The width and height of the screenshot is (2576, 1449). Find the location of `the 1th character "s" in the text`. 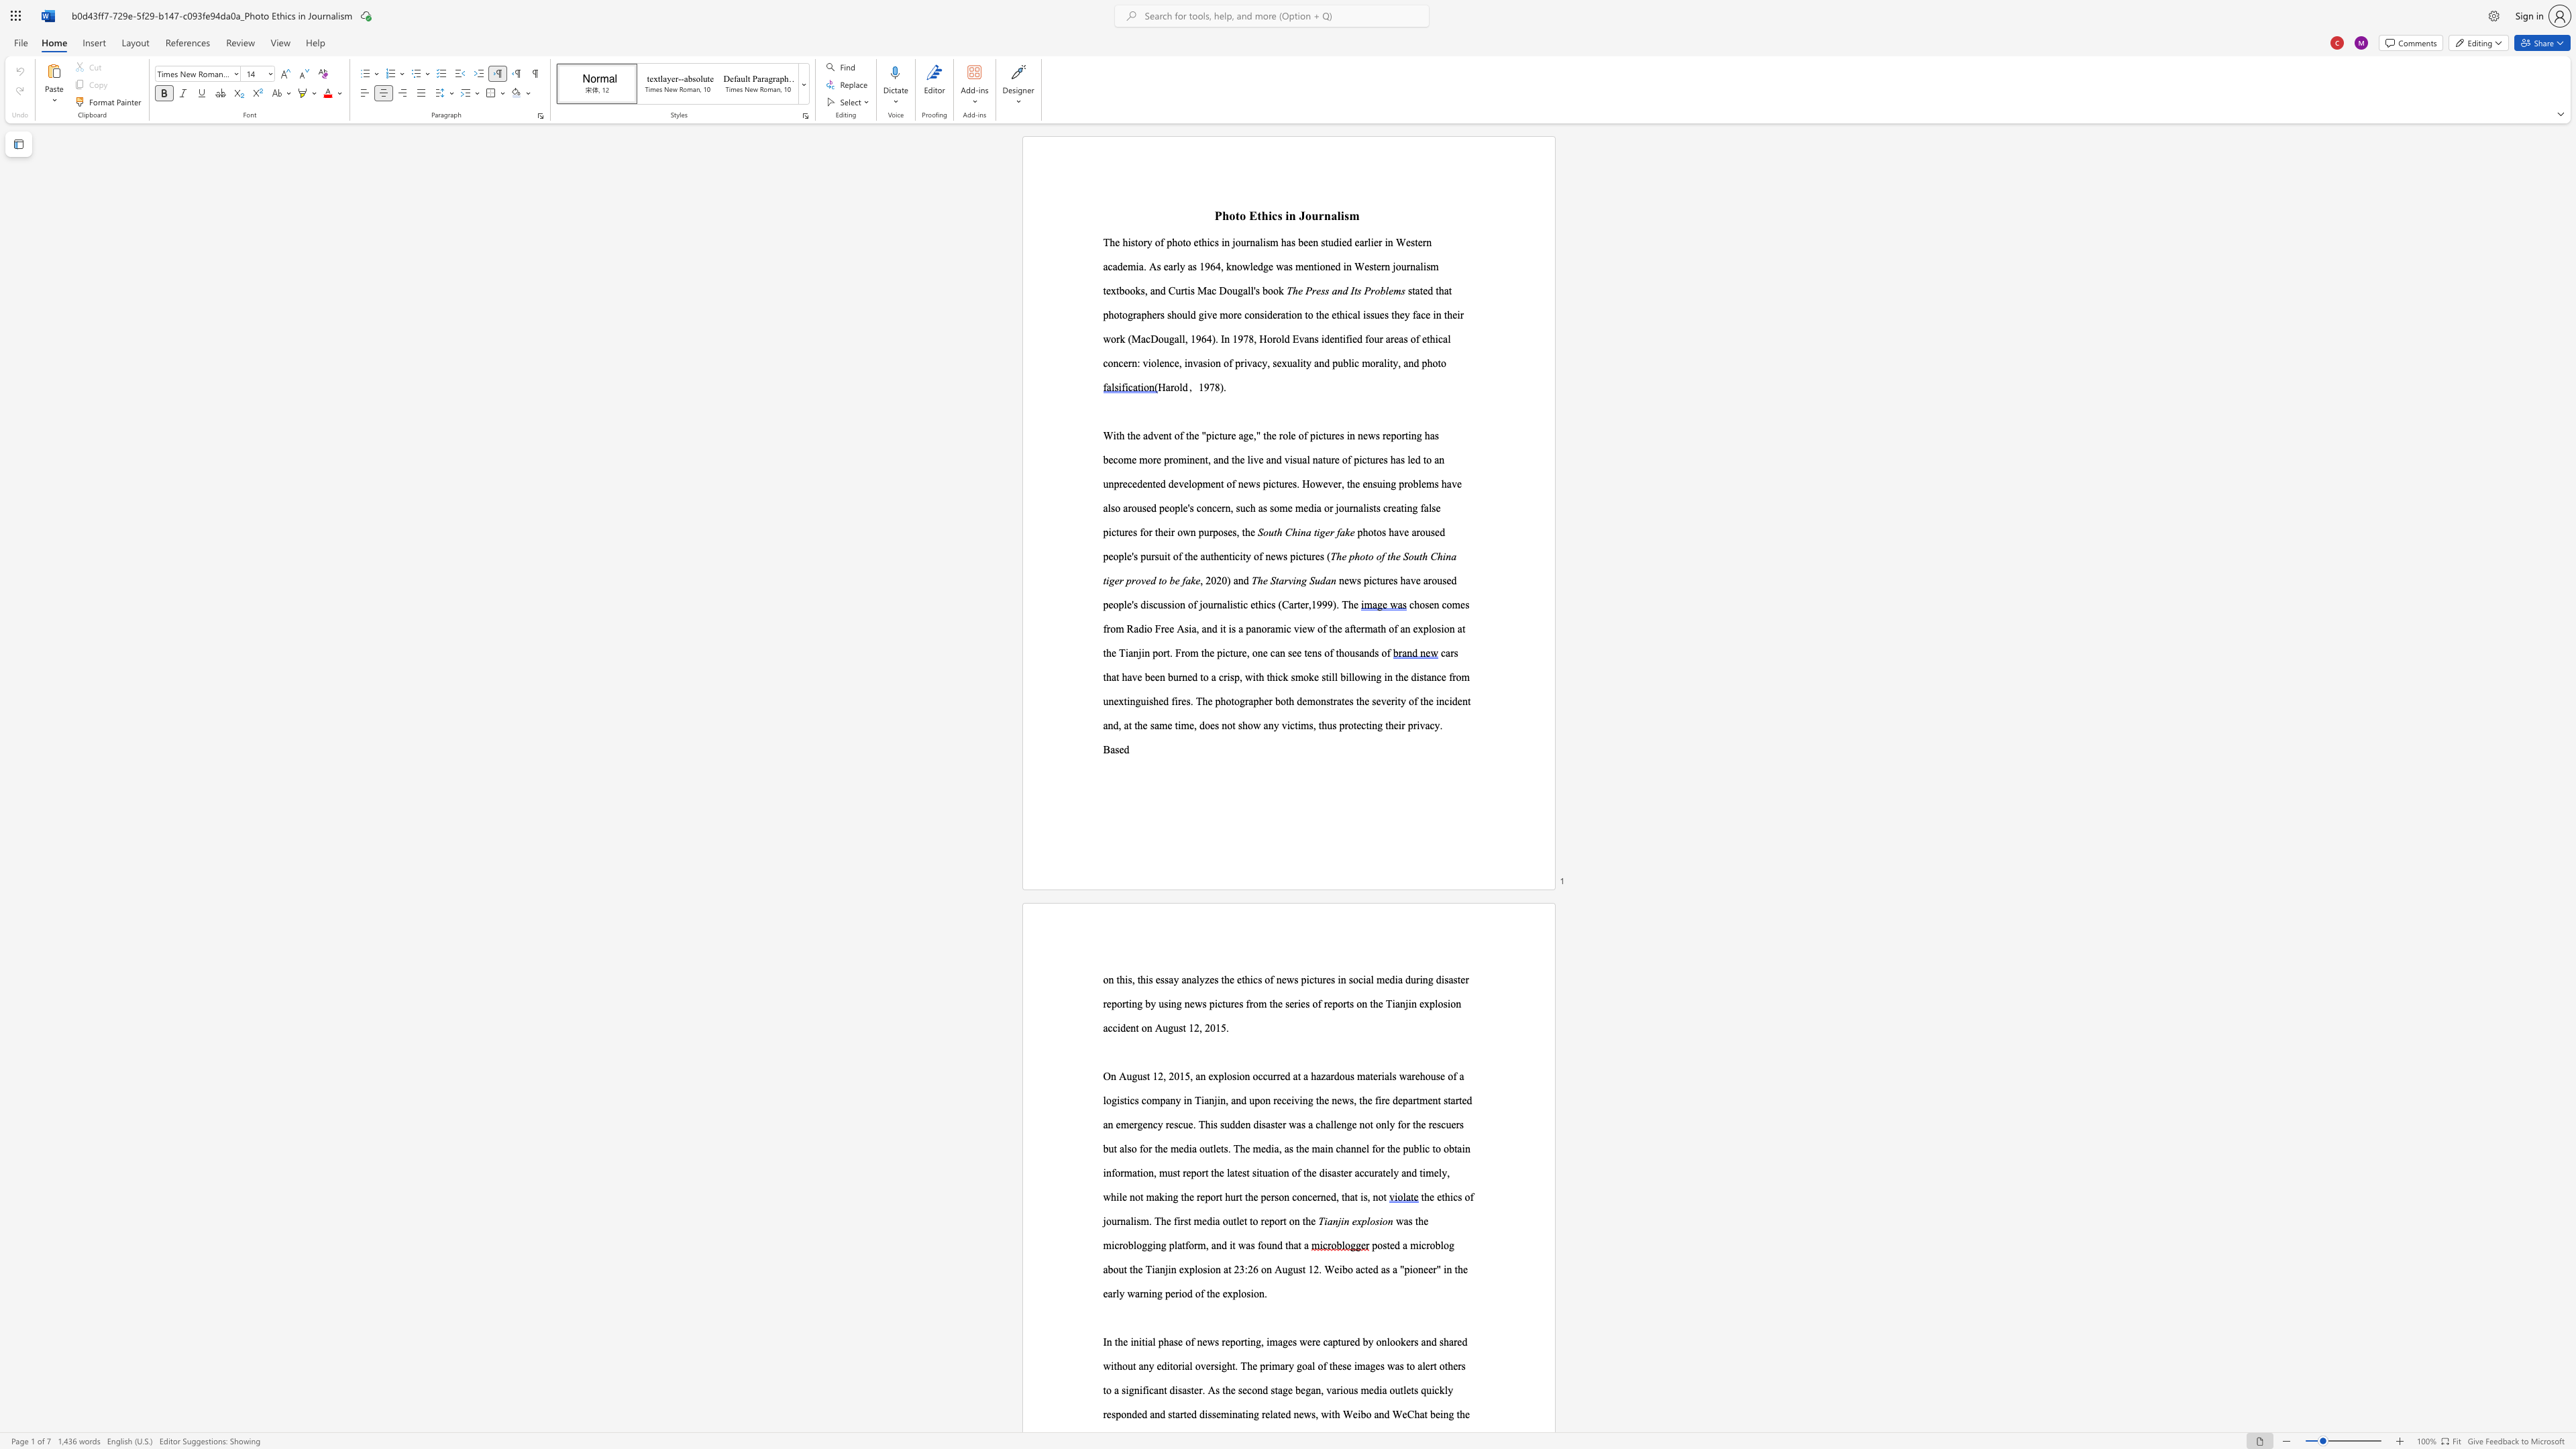

the 1th character "s" in the text is located at coordinates (1316, 337).